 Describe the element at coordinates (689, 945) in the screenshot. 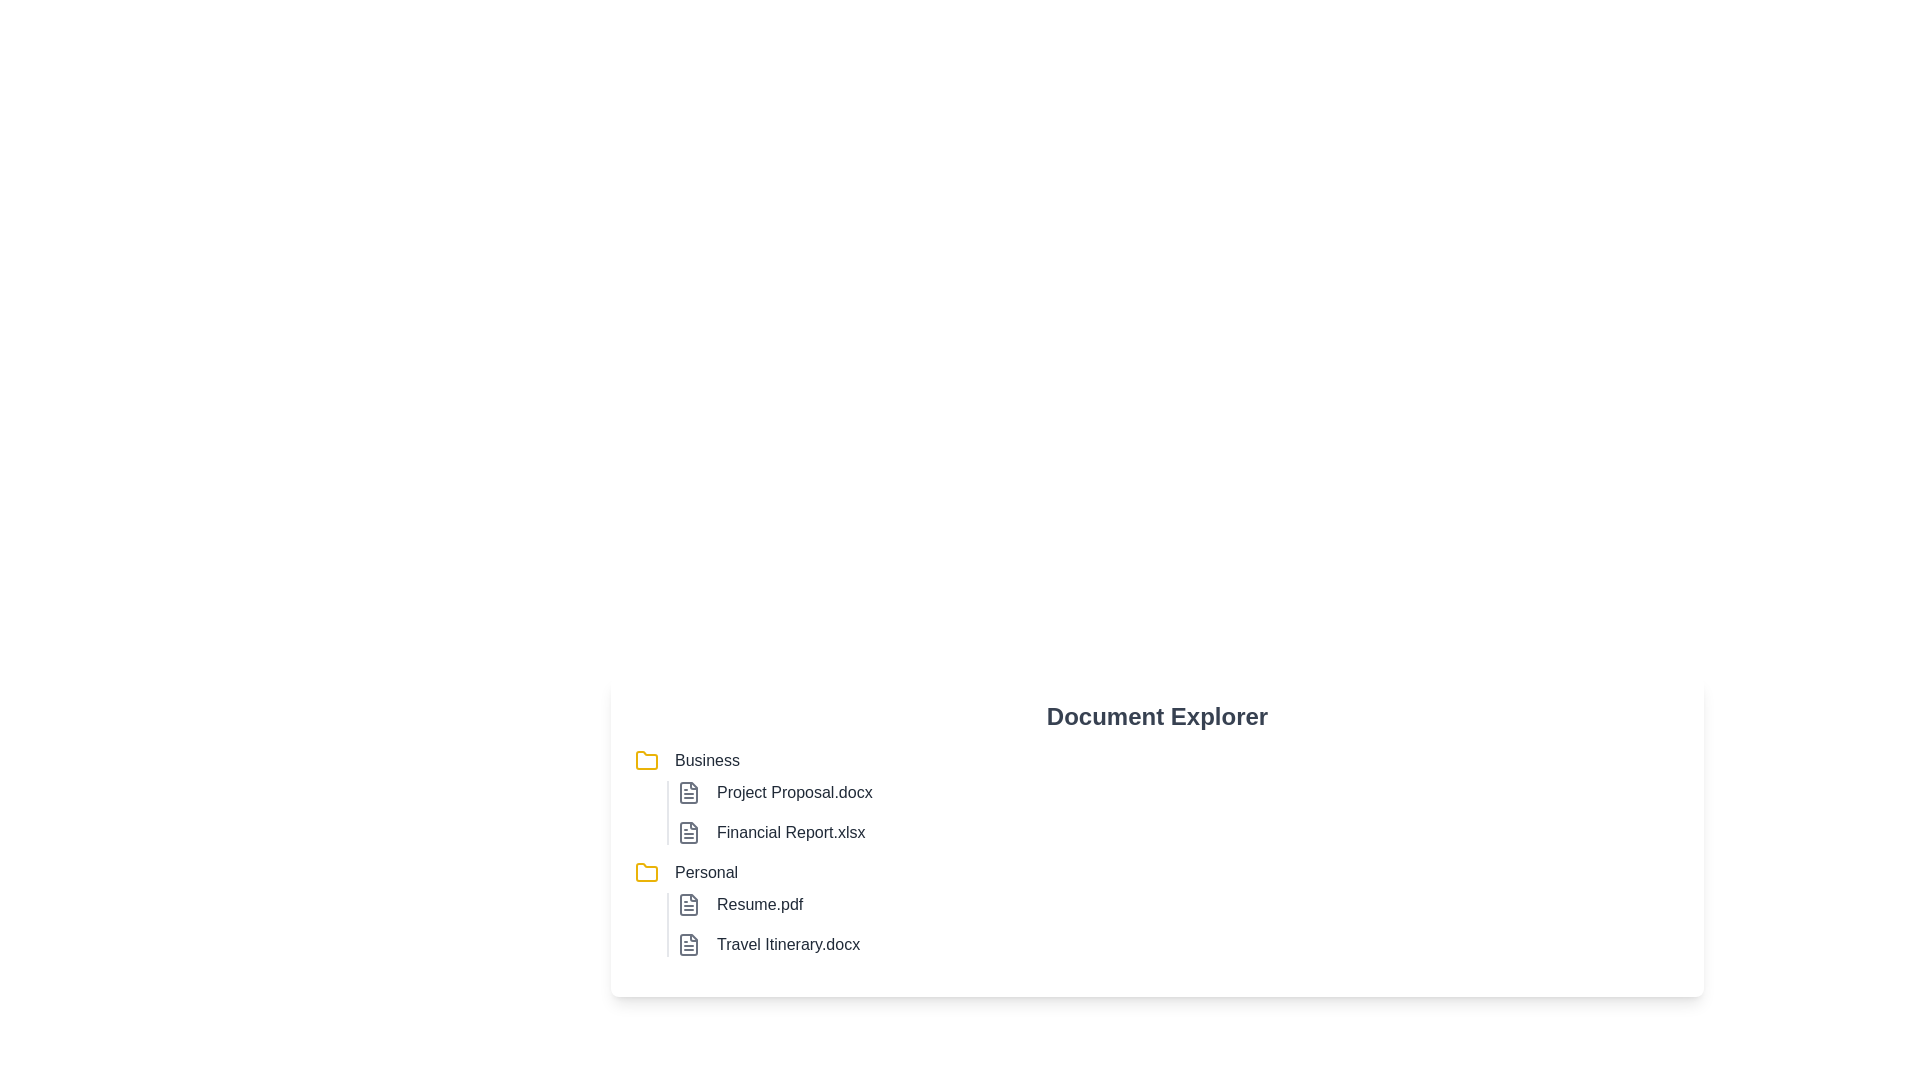

I see `the document-shaped SVG icon associated with 'Travel Itinerary.docx' located in the second group under the 'Personal' folder` at that location.